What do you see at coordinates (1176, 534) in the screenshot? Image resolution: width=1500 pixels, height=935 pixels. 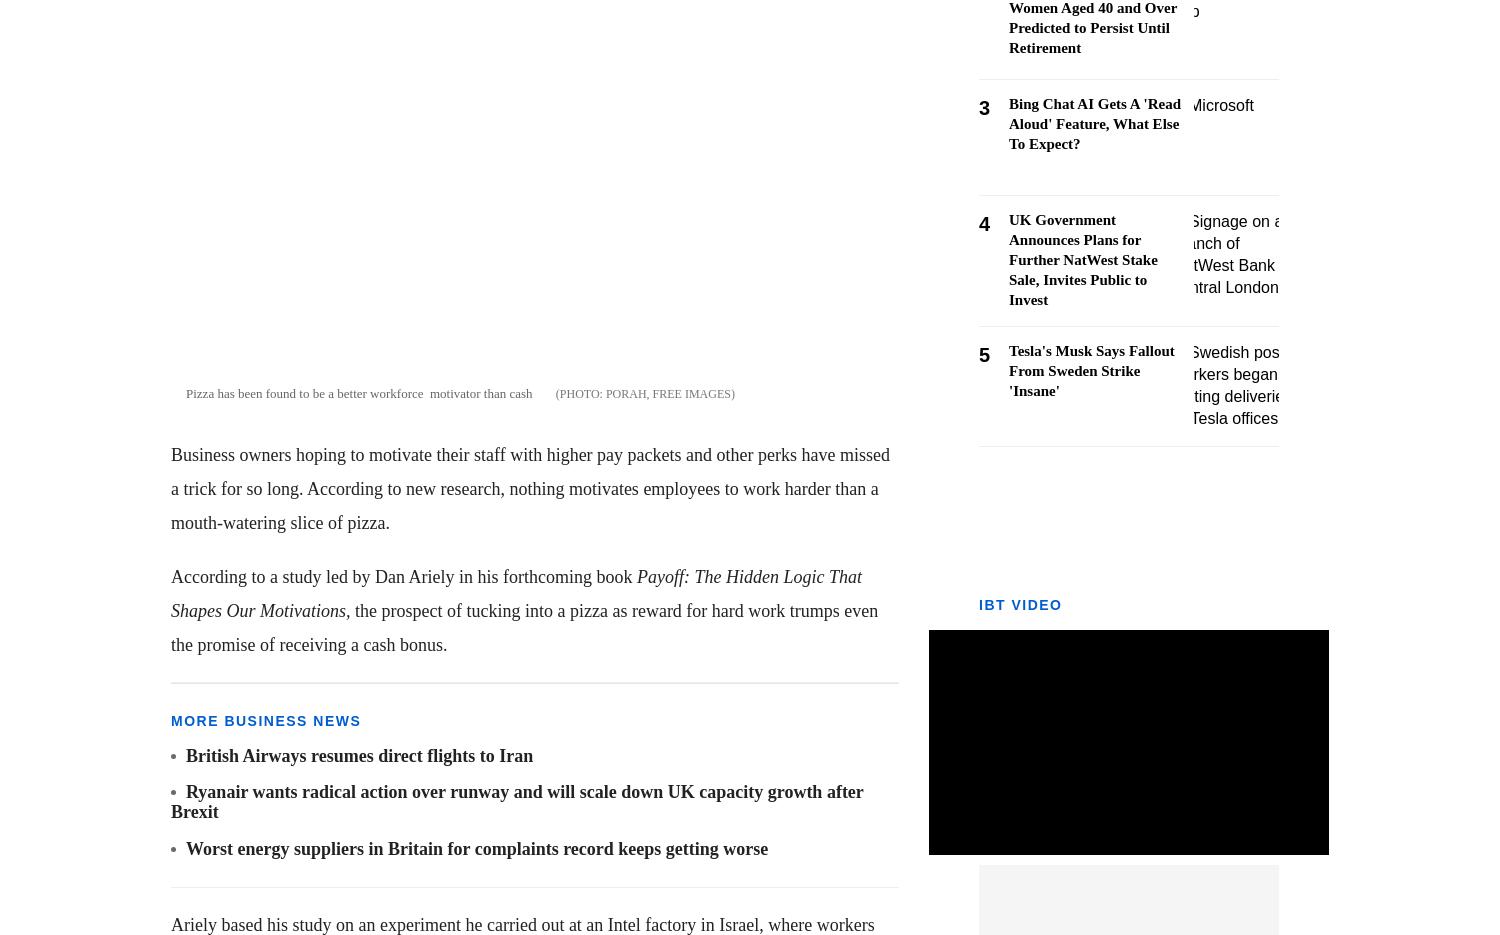 I see `'Sign Up Now'` at bounding box center [1176, 534].